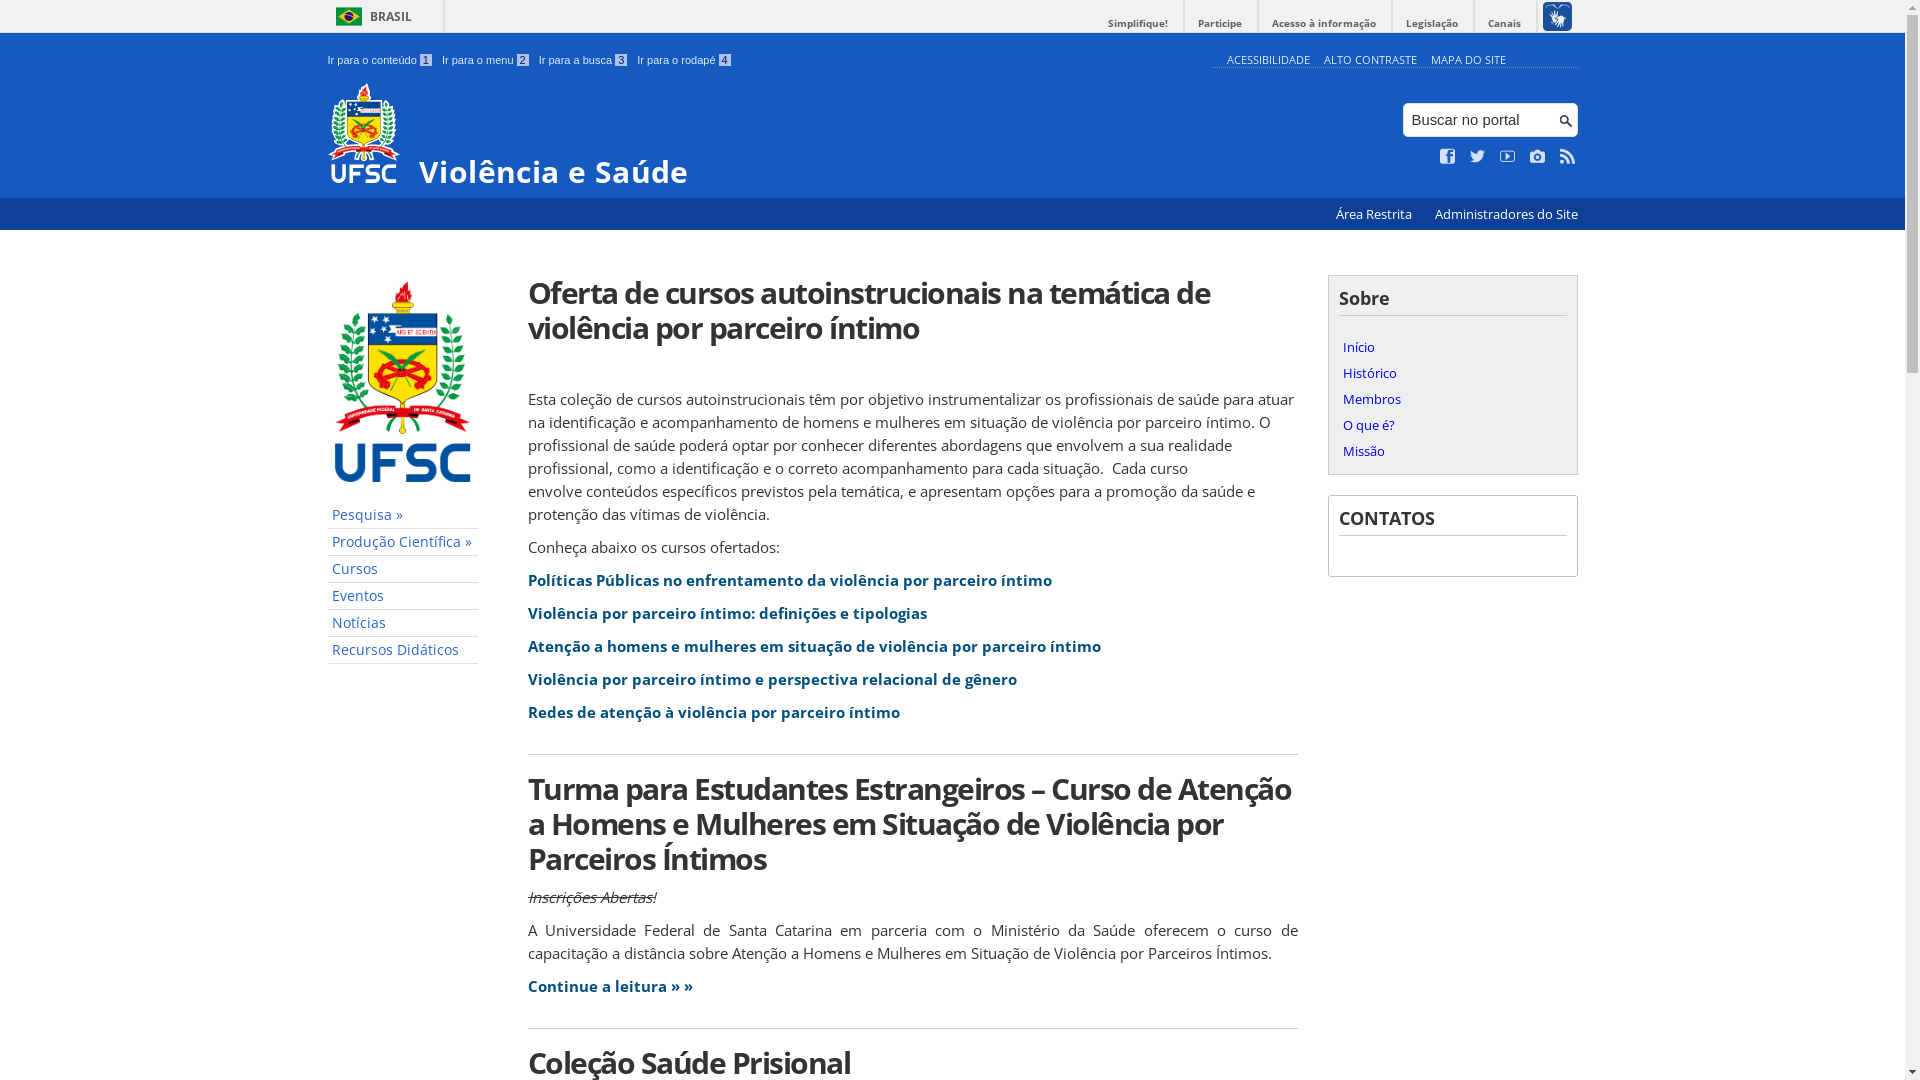 This screenshot has width=1920, height=1080. Describe the element at coordinates (582, 59) in the screenshot. I see `'Ir para a busca 3'` at that location.